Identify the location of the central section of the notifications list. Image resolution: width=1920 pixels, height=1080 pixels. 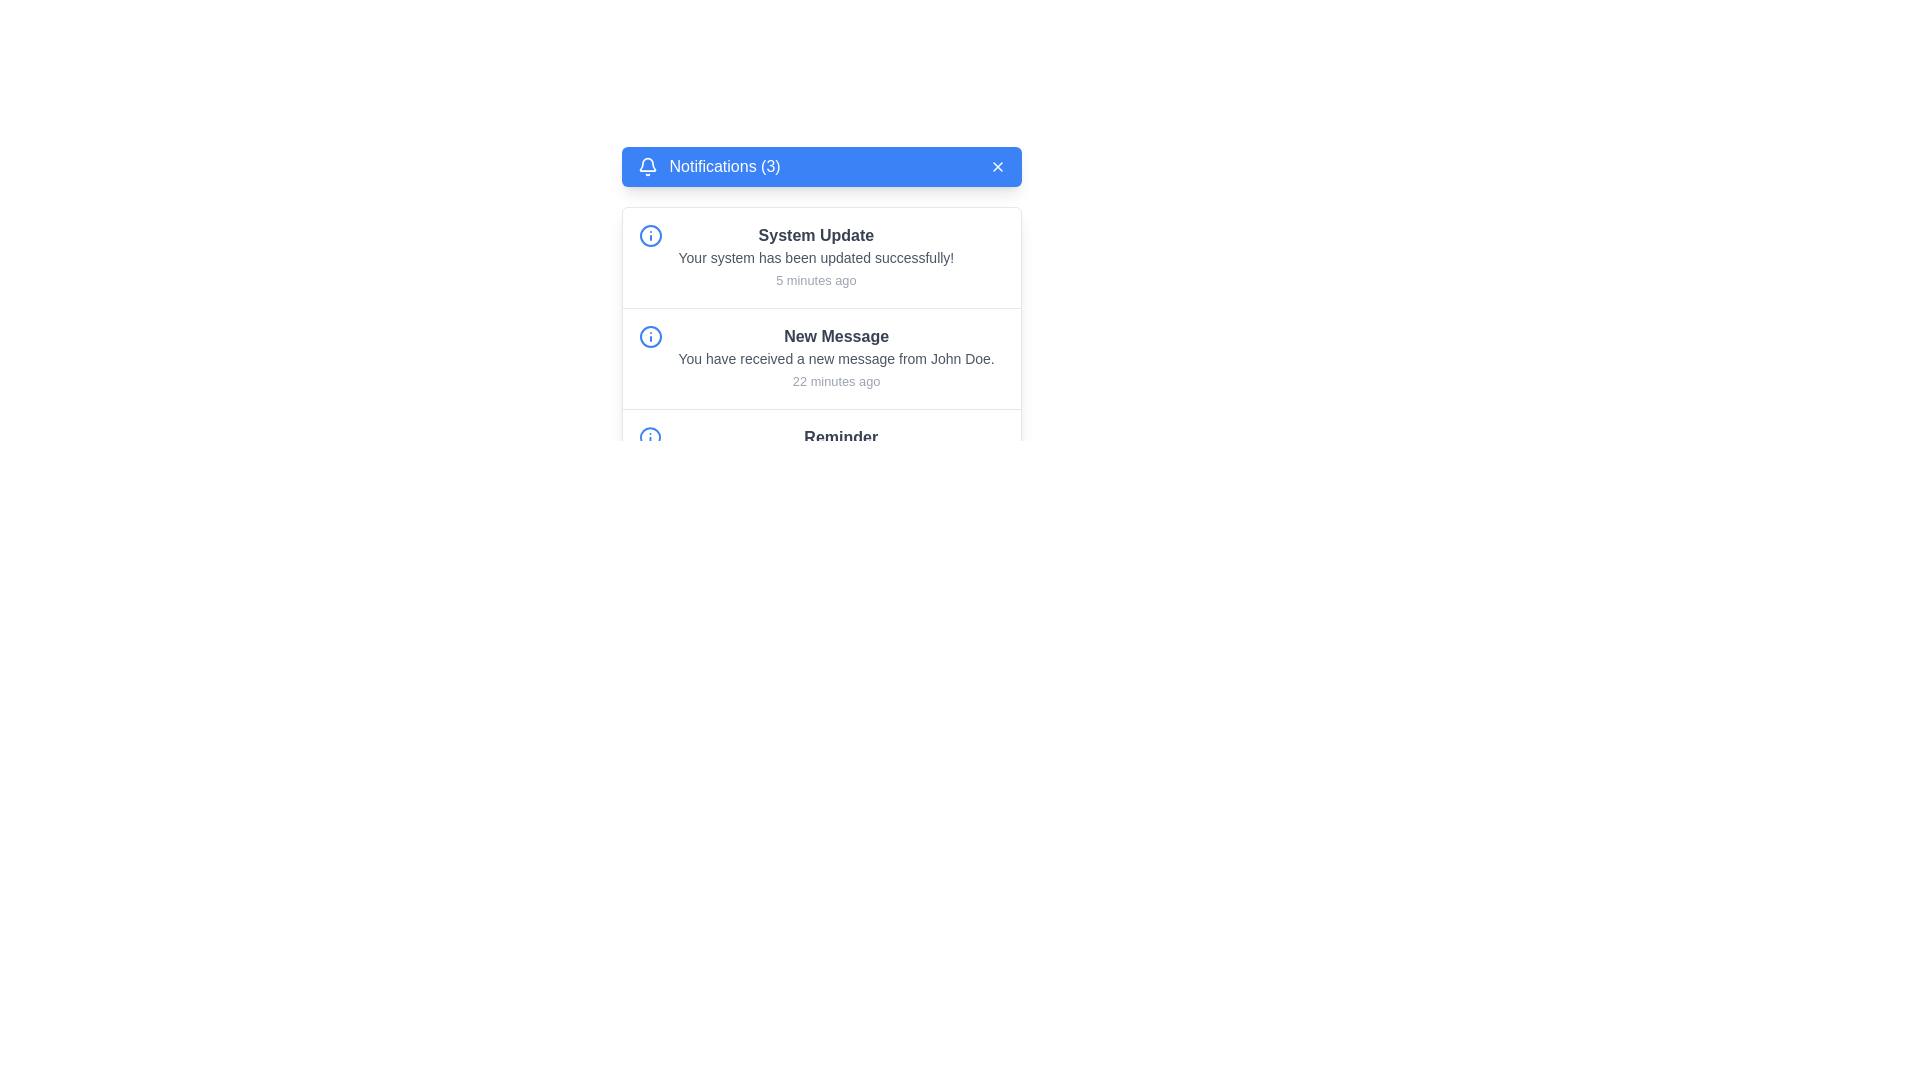
(821, 369).